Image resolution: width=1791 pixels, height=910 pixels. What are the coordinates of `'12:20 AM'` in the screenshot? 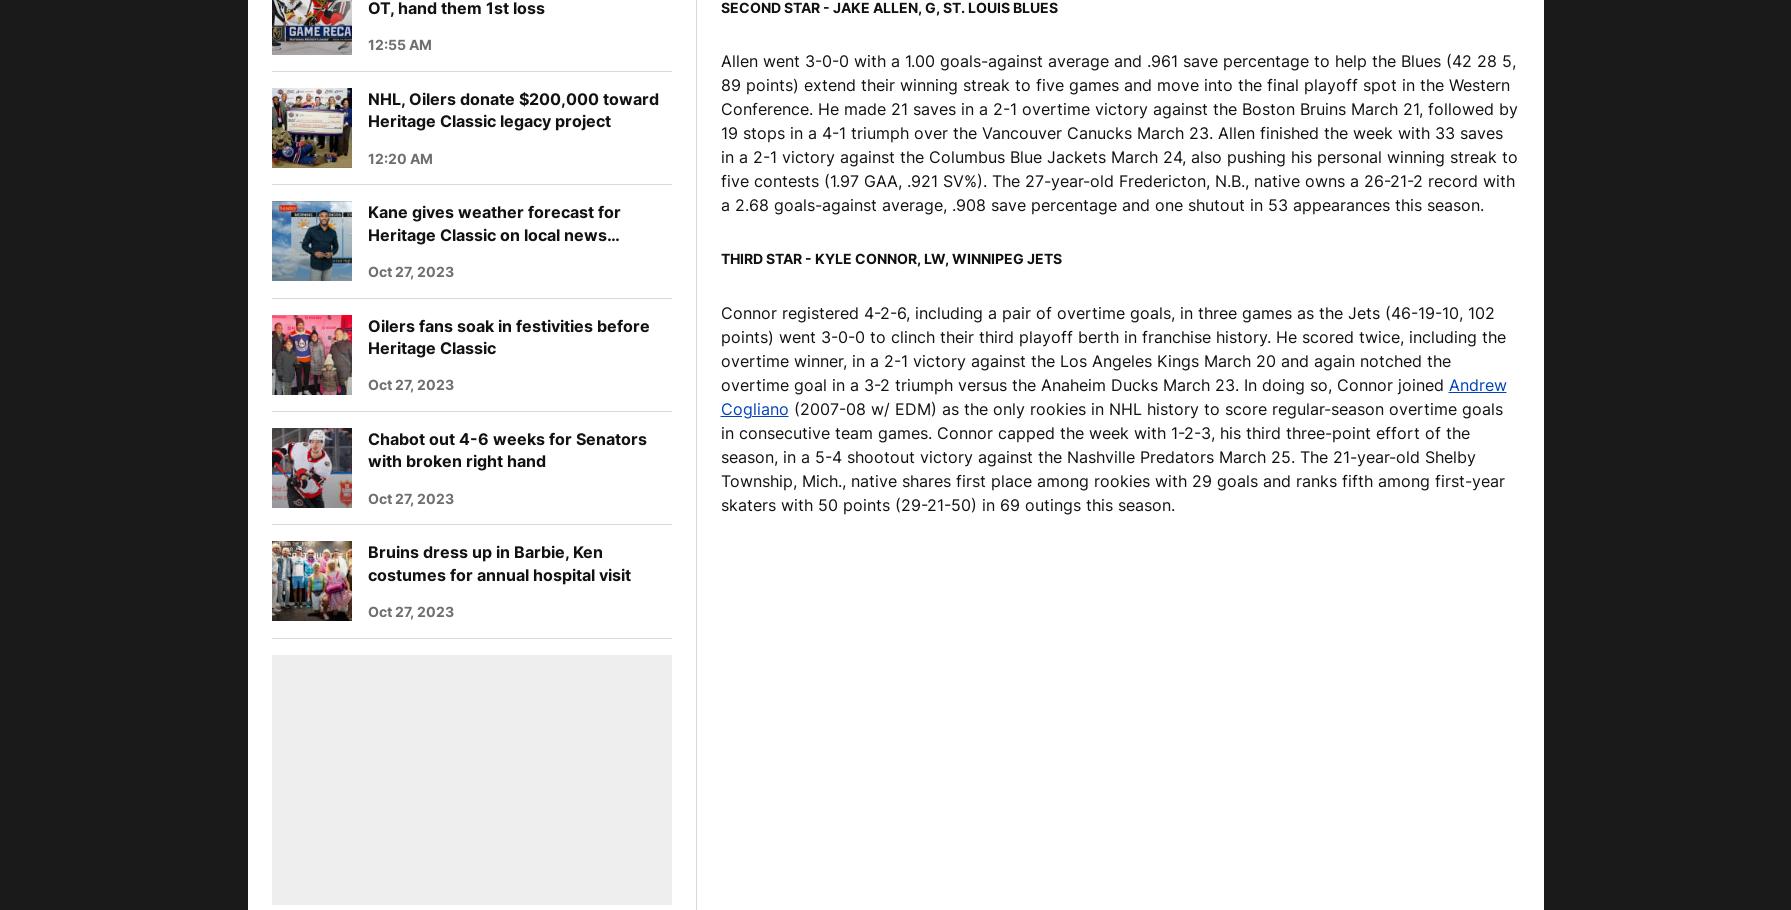 It's located at (399, 156).